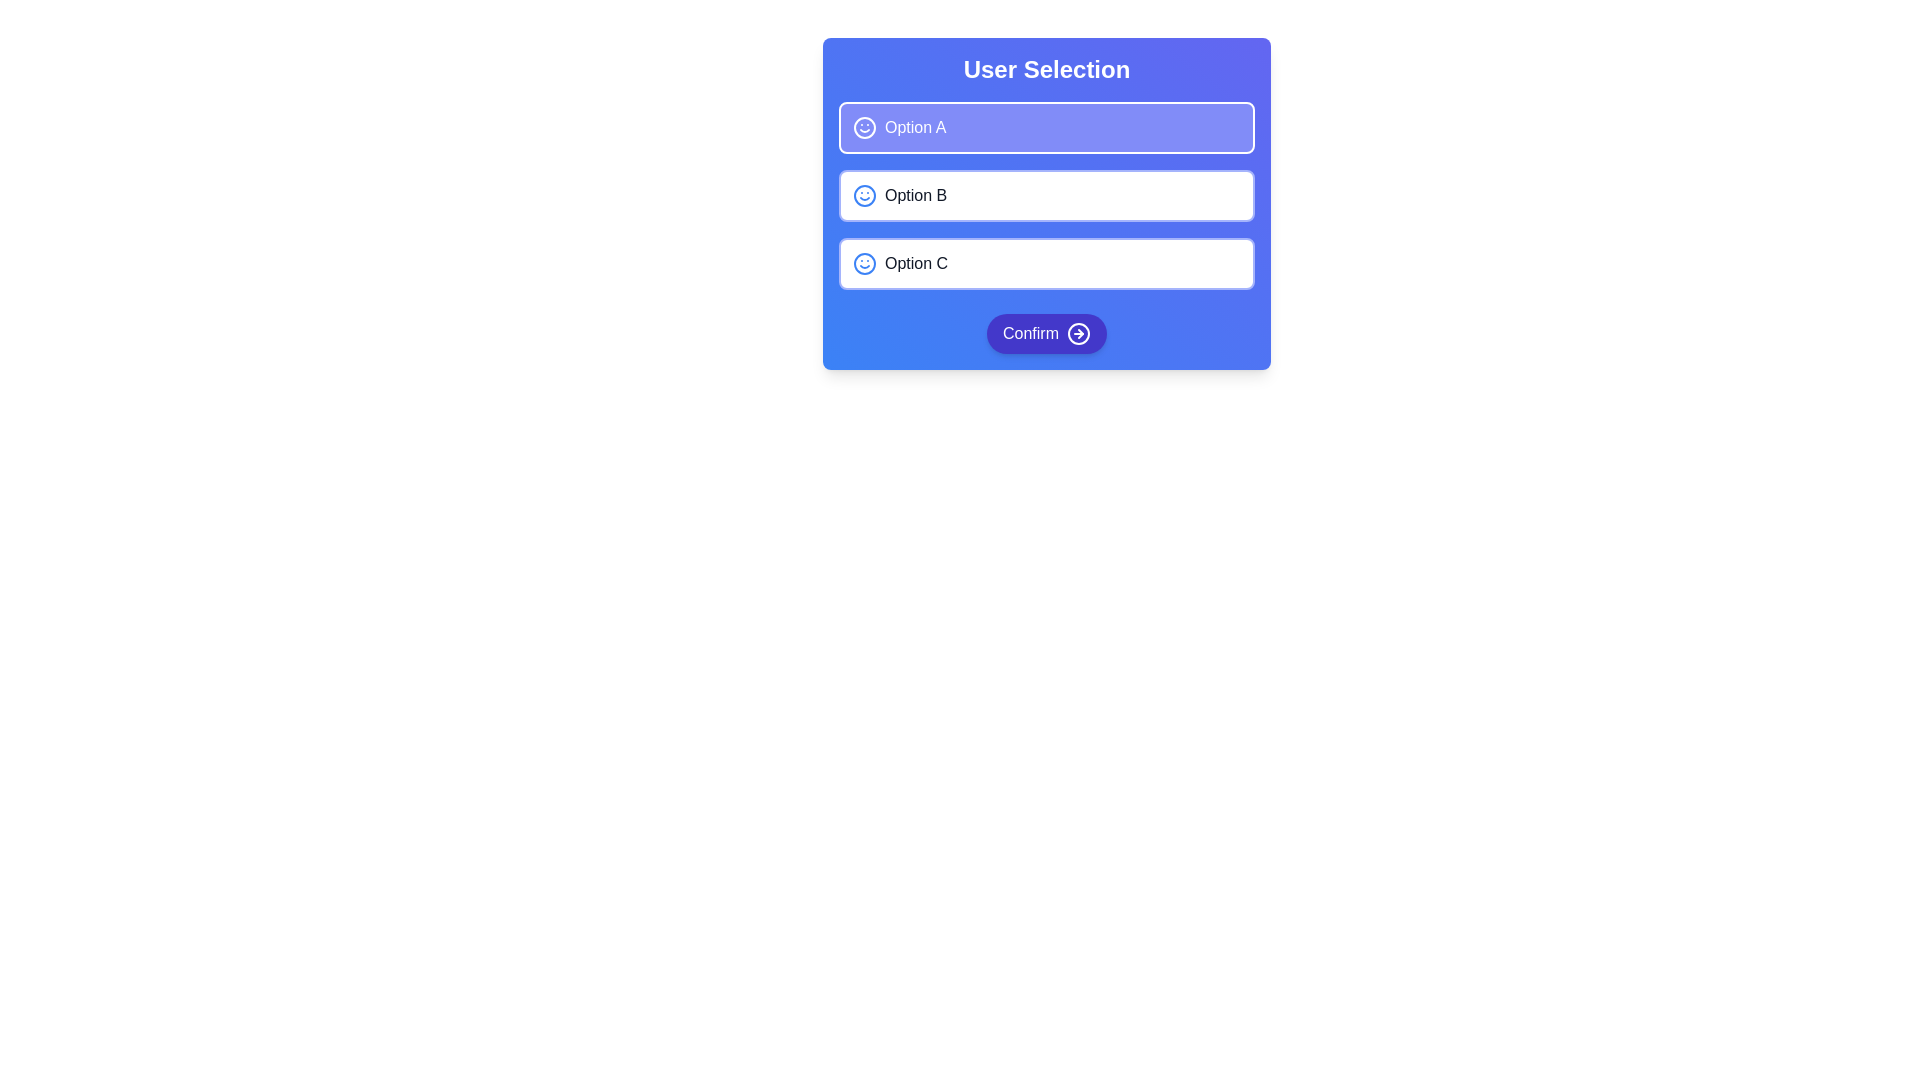 The height and width of the screenshot is (1080, 1920). Describe the element at coordinates (1045, 333) in the screenshot. I see `the 'Confirm' button with rounded corners and a gradient background` at that location.